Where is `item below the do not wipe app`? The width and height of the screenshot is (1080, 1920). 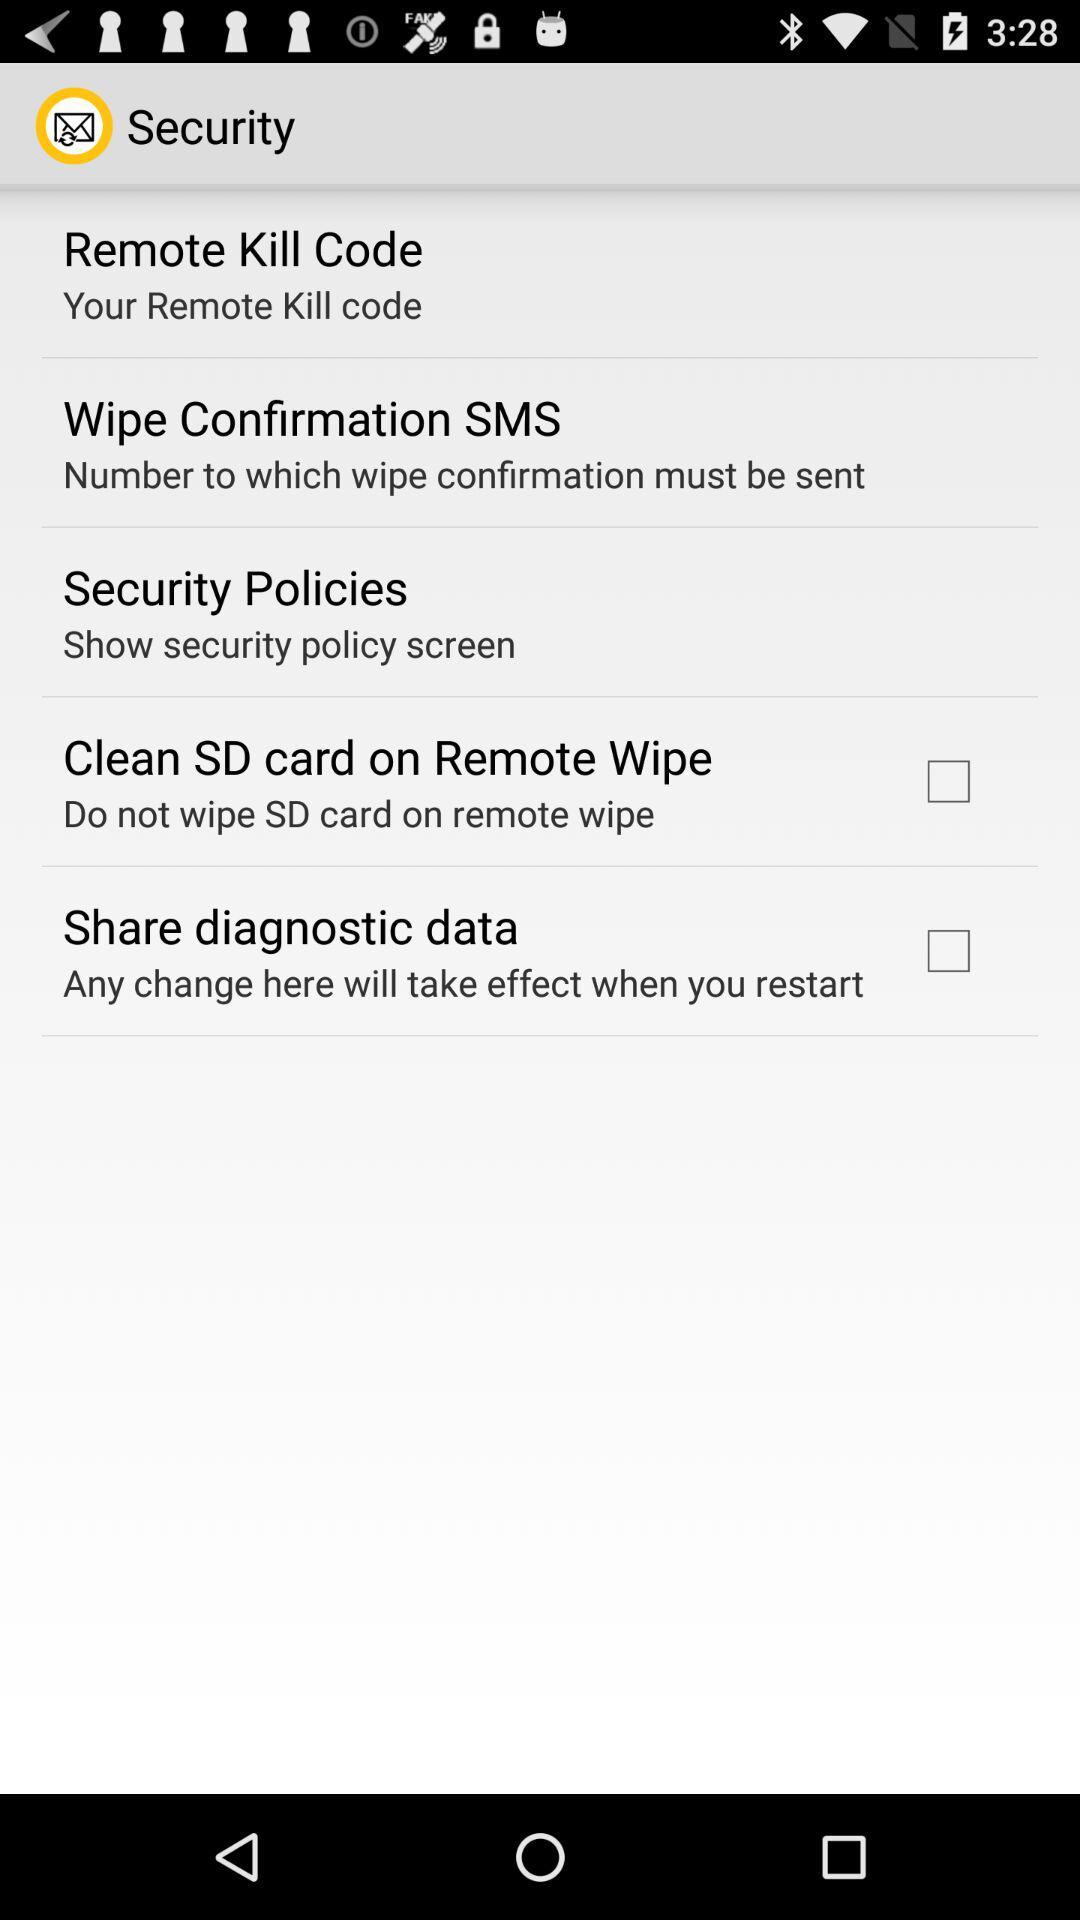
item below the do not wipe app is located at coordinates (290, 924).